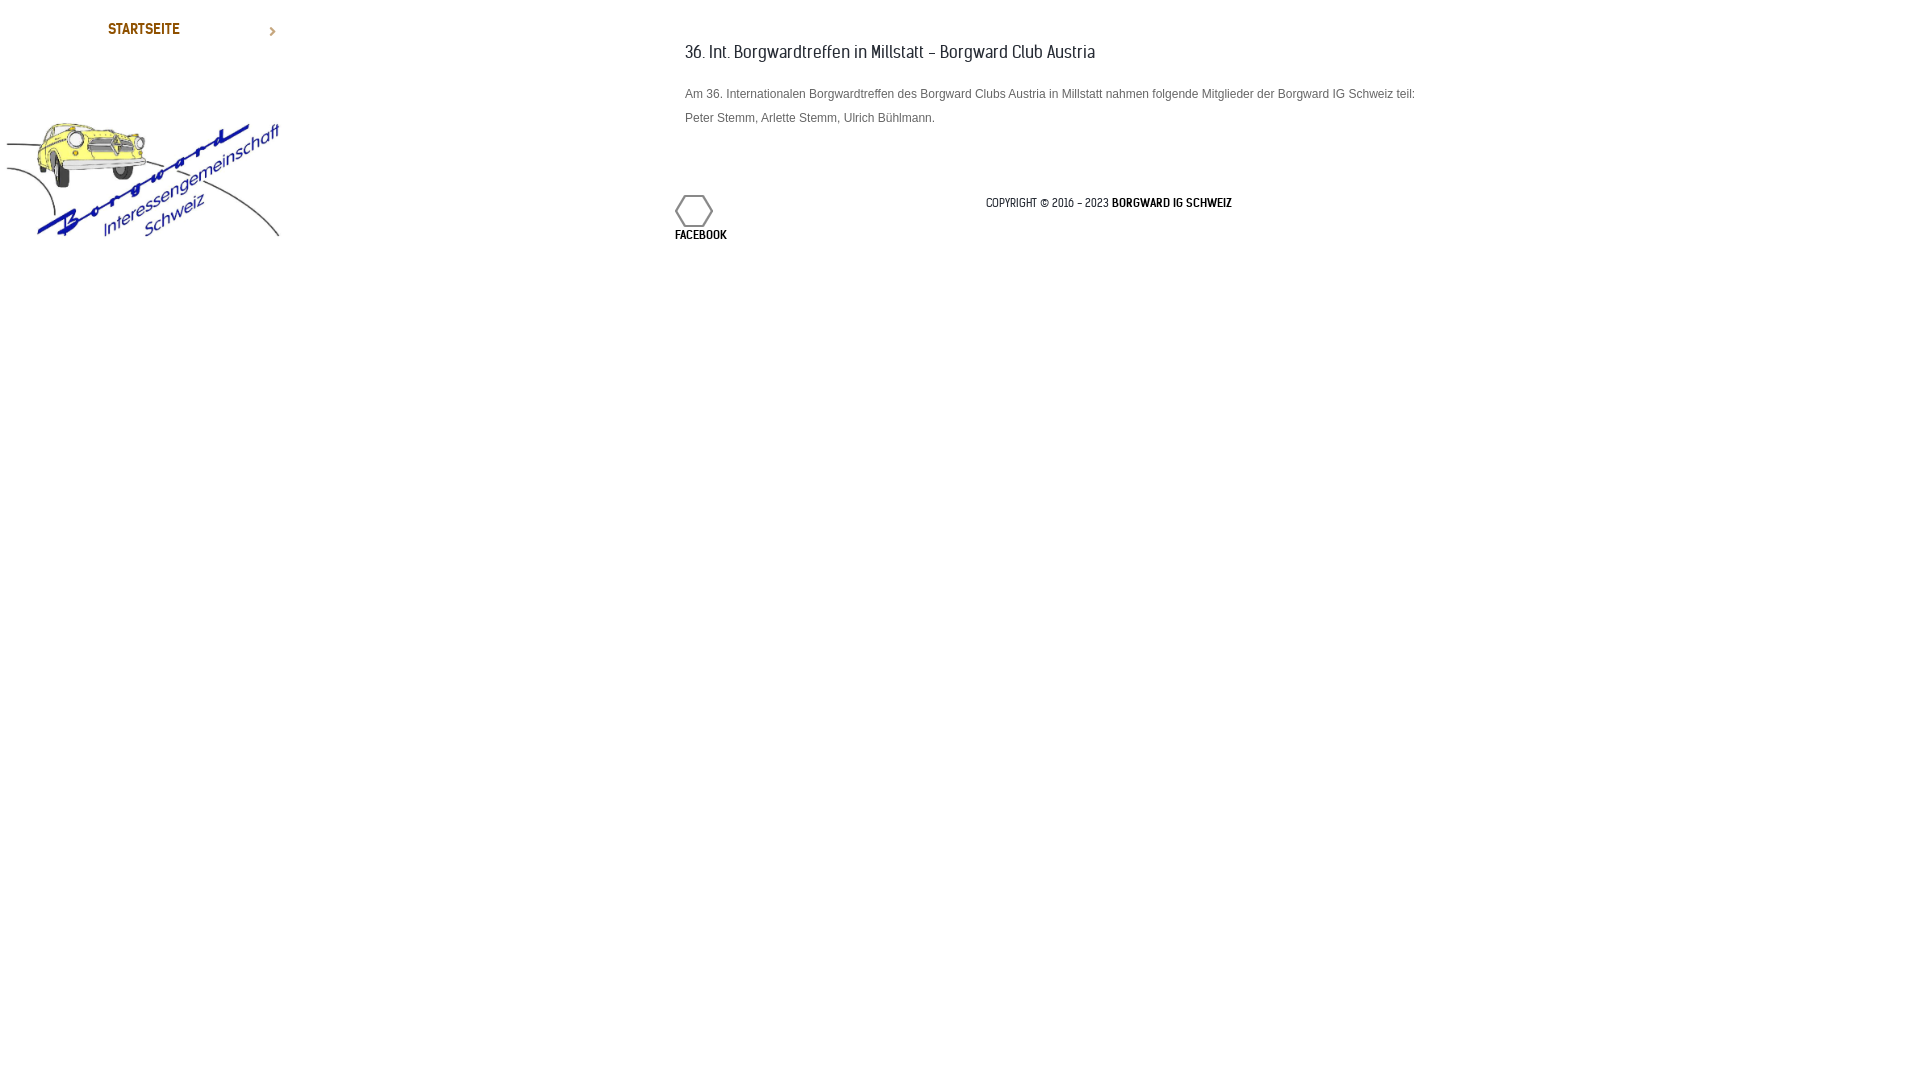 This screenshot has width=1920, height=1080. What do you see at coordinates (1171, 203) in the screenshot?
I see `'BORGWARD IG SCHWEIZ'` at bounding box center [1171, 203].